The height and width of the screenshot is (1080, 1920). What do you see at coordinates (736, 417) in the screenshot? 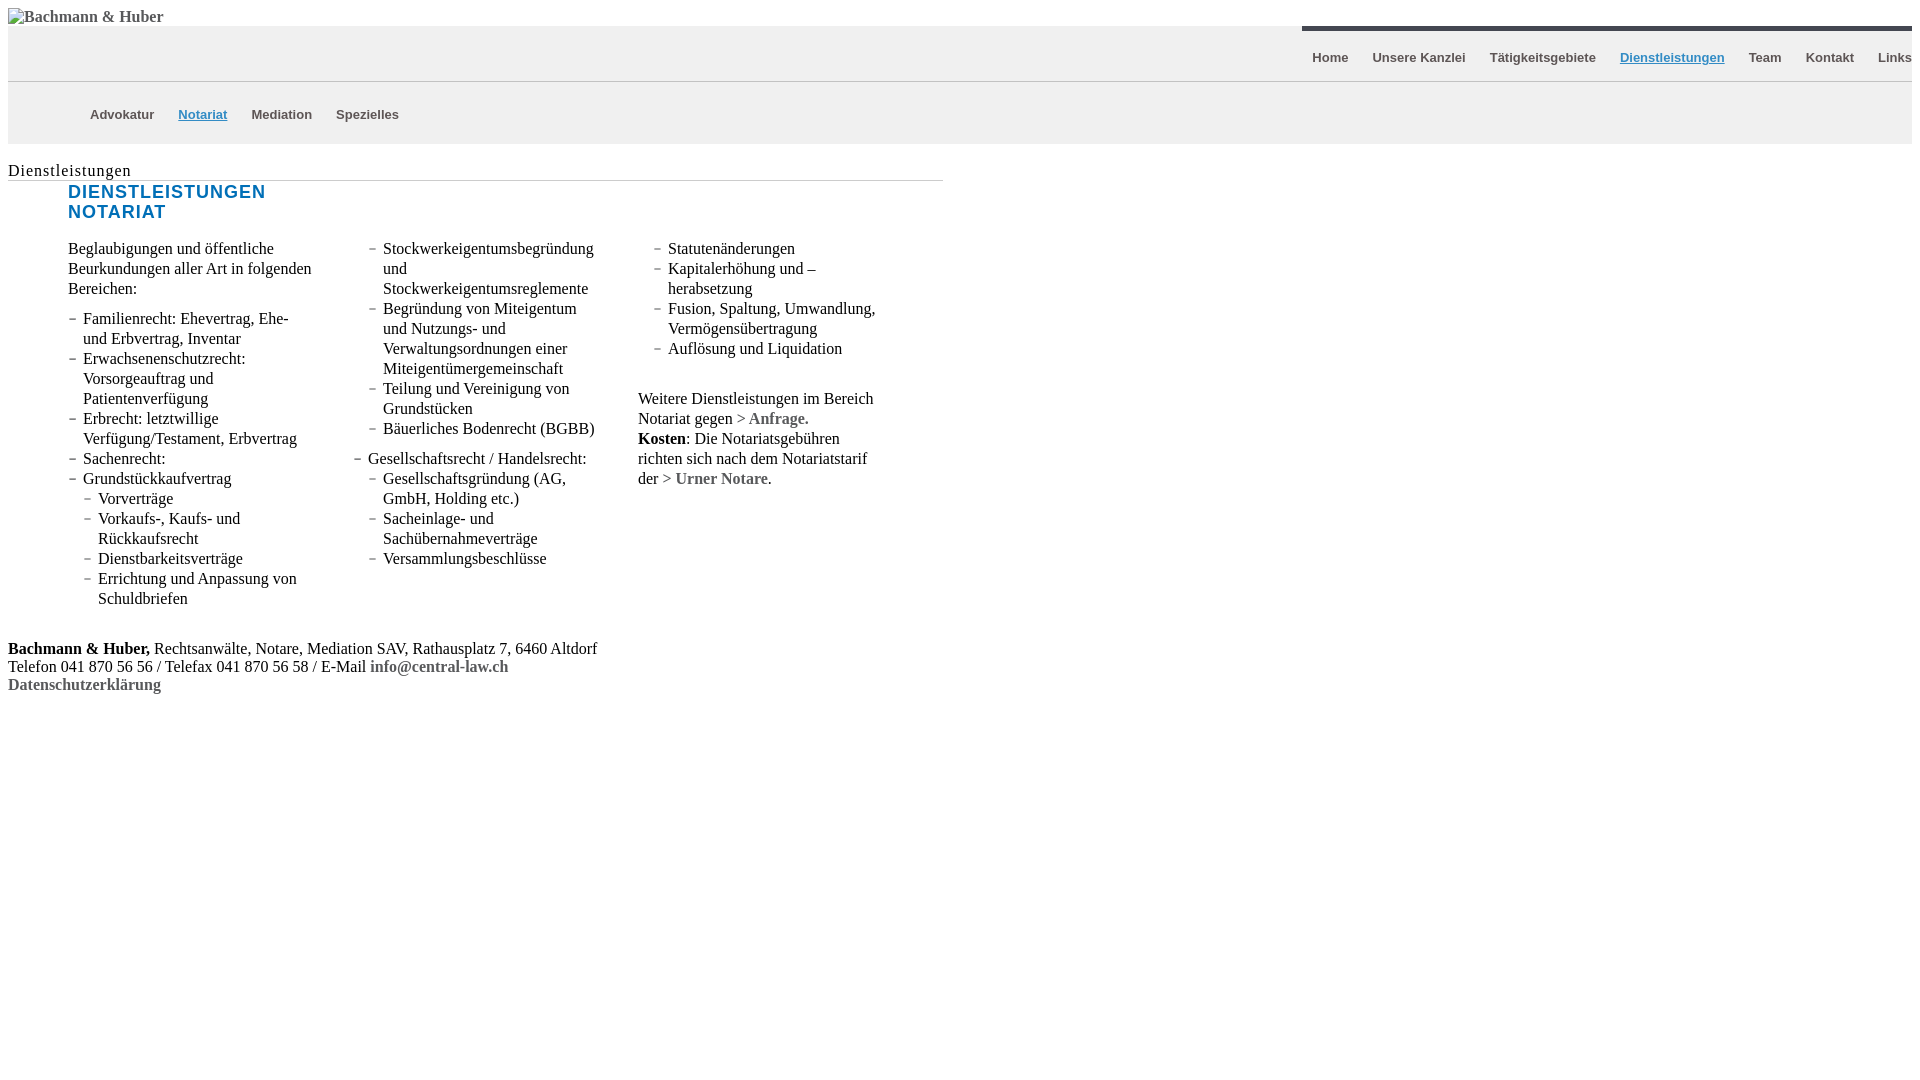
I see `'> Anfrage.'` at bounding box center [736, 417].